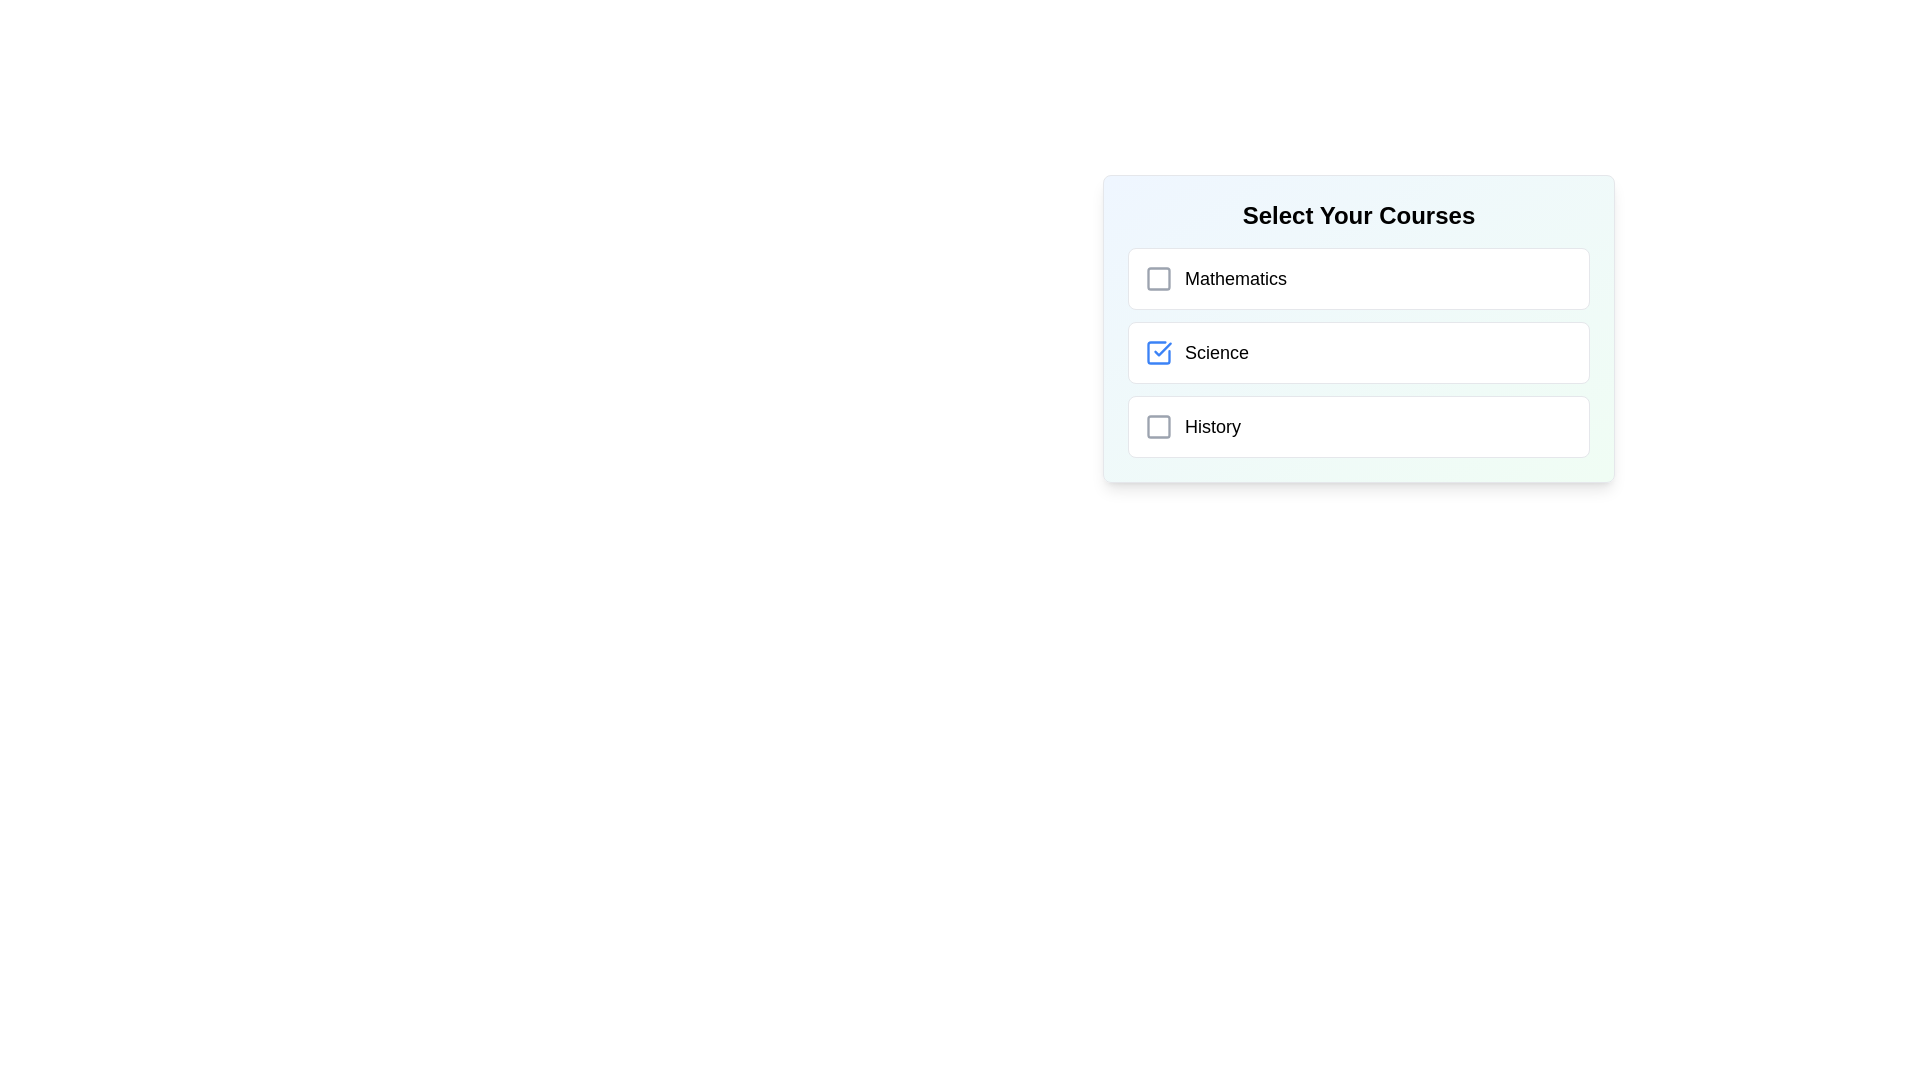 Image resolution: width=1920 pixels, height=1080 pixels. Describe the element at coordinates (1358, 278) in the screenshot. I see `the 'Mathematics' checkbox element using keyboard navigation` at that location.